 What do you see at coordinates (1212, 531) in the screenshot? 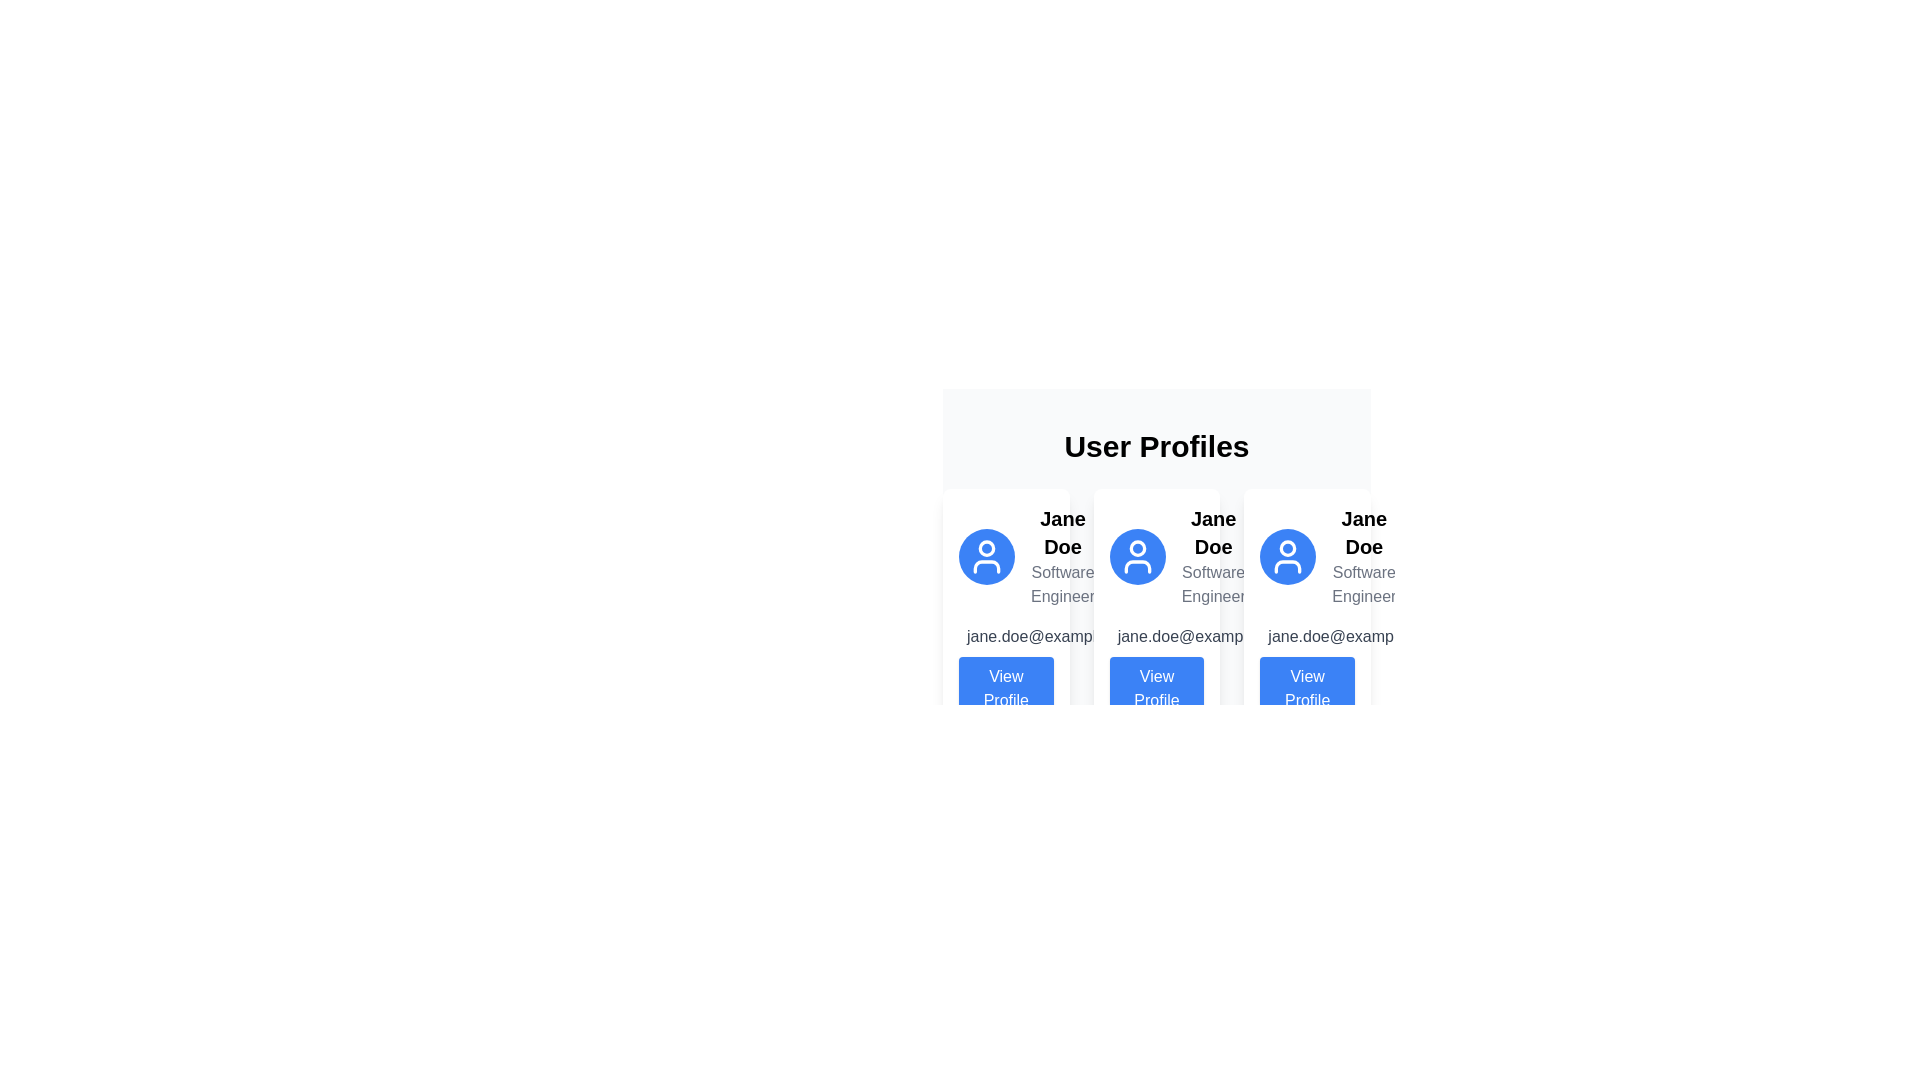
I see `the text label 'Jane Doe' which is styled in bold and large font size, located within a user profile card above the text 'Software Engineer'` at bounding box center [1212, 531].